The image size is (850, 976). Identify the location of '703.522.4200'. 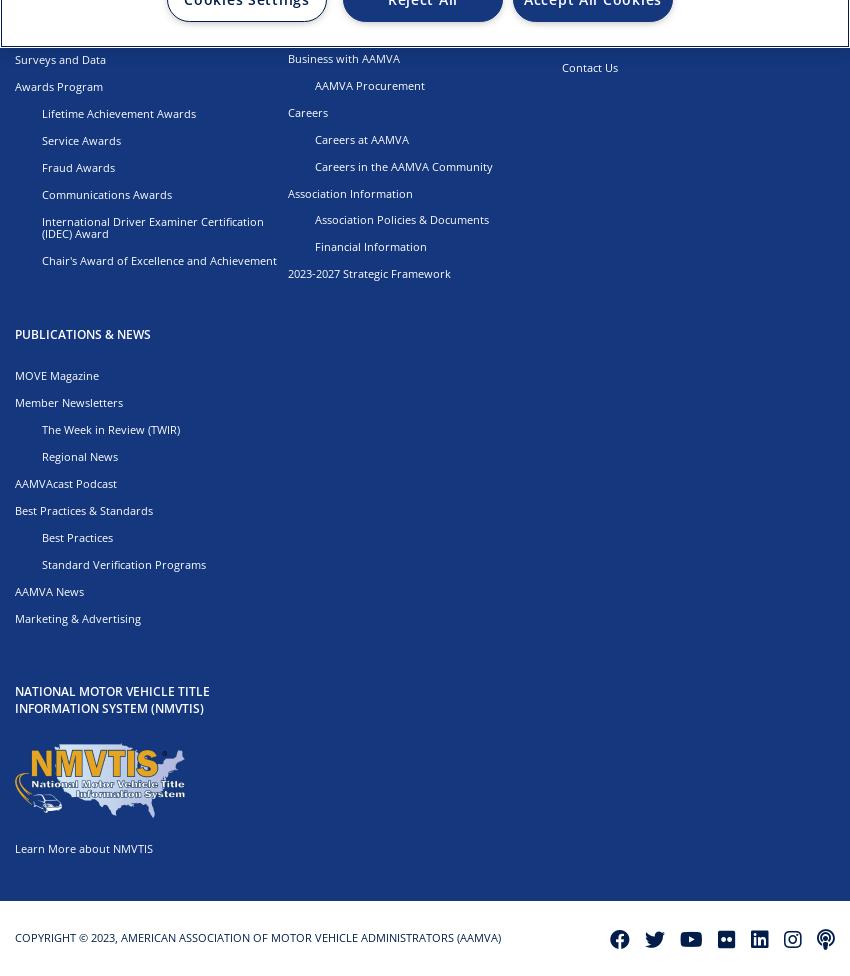
(561, 35).